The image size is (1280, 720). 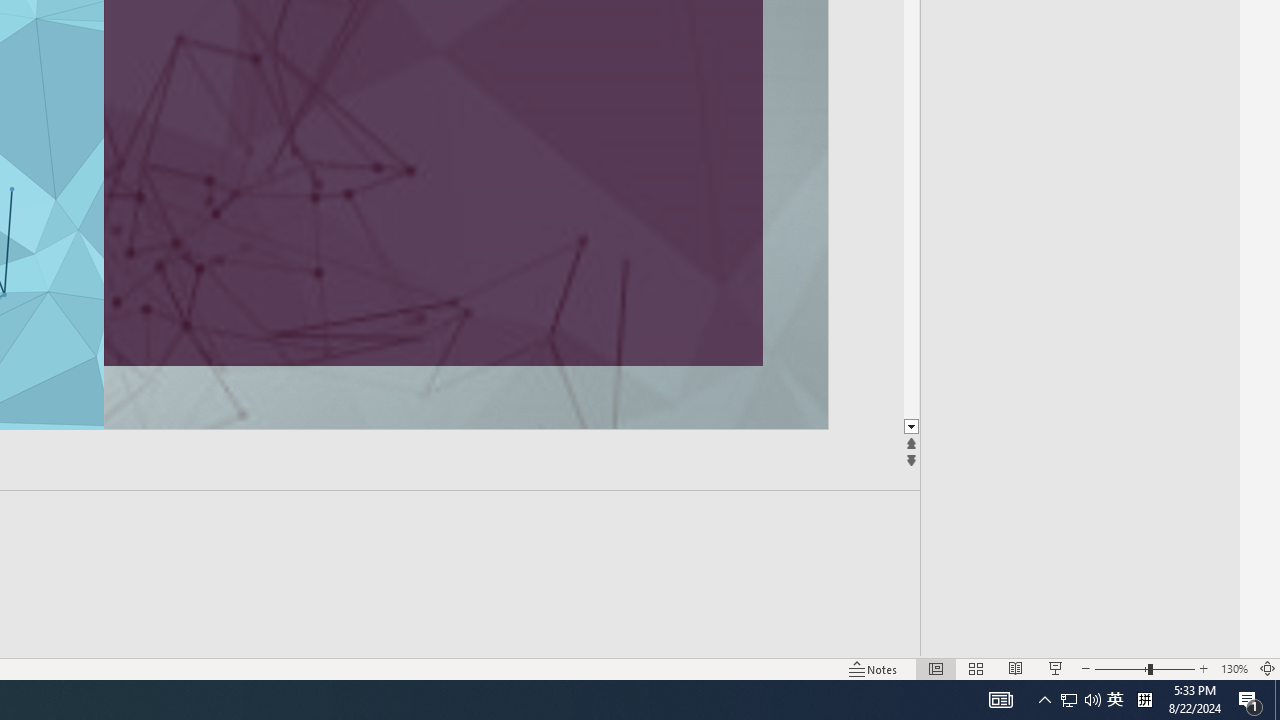 What do you see at coordinates (1015, 669) in the screenshot?
I see `'Reading View'` at bounding box center [1015, 669].